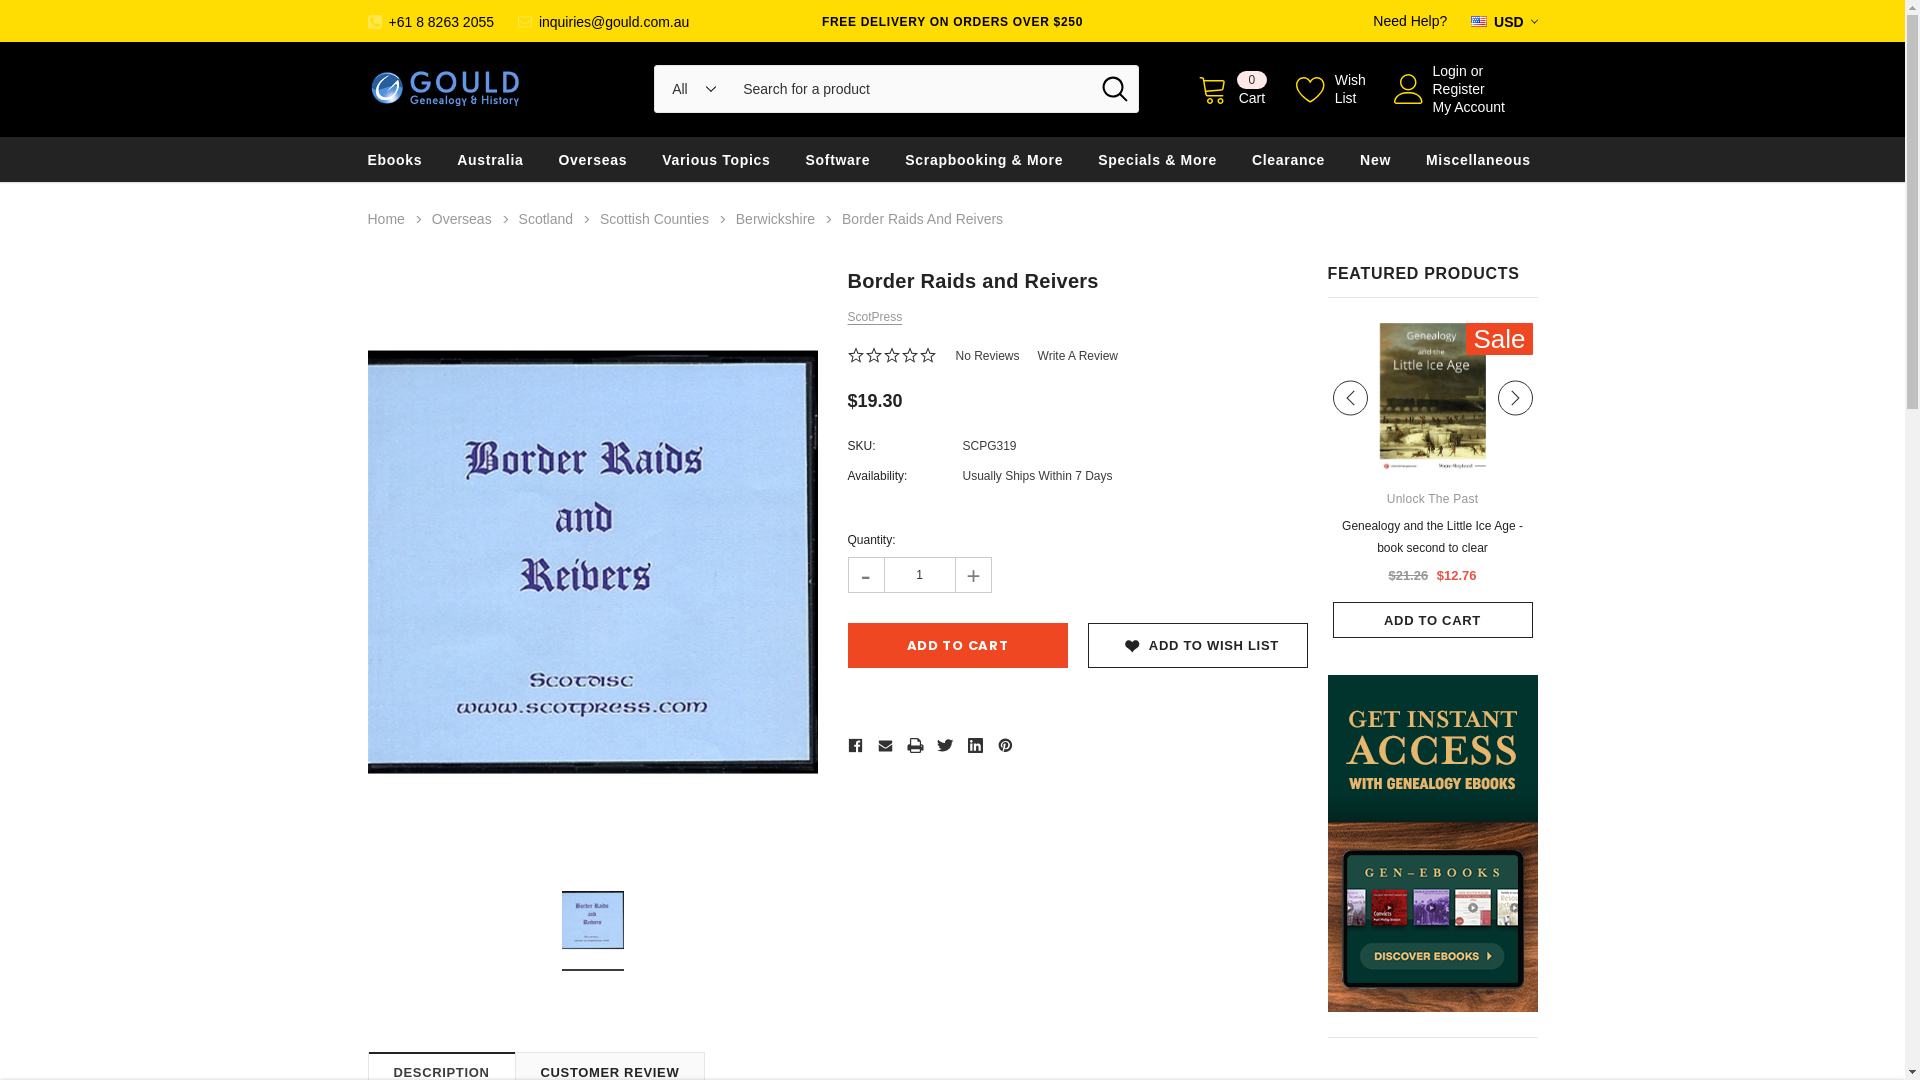 The height and width of the screenshot is (1080, 1920). I want to click on '-', so click(865, 574).